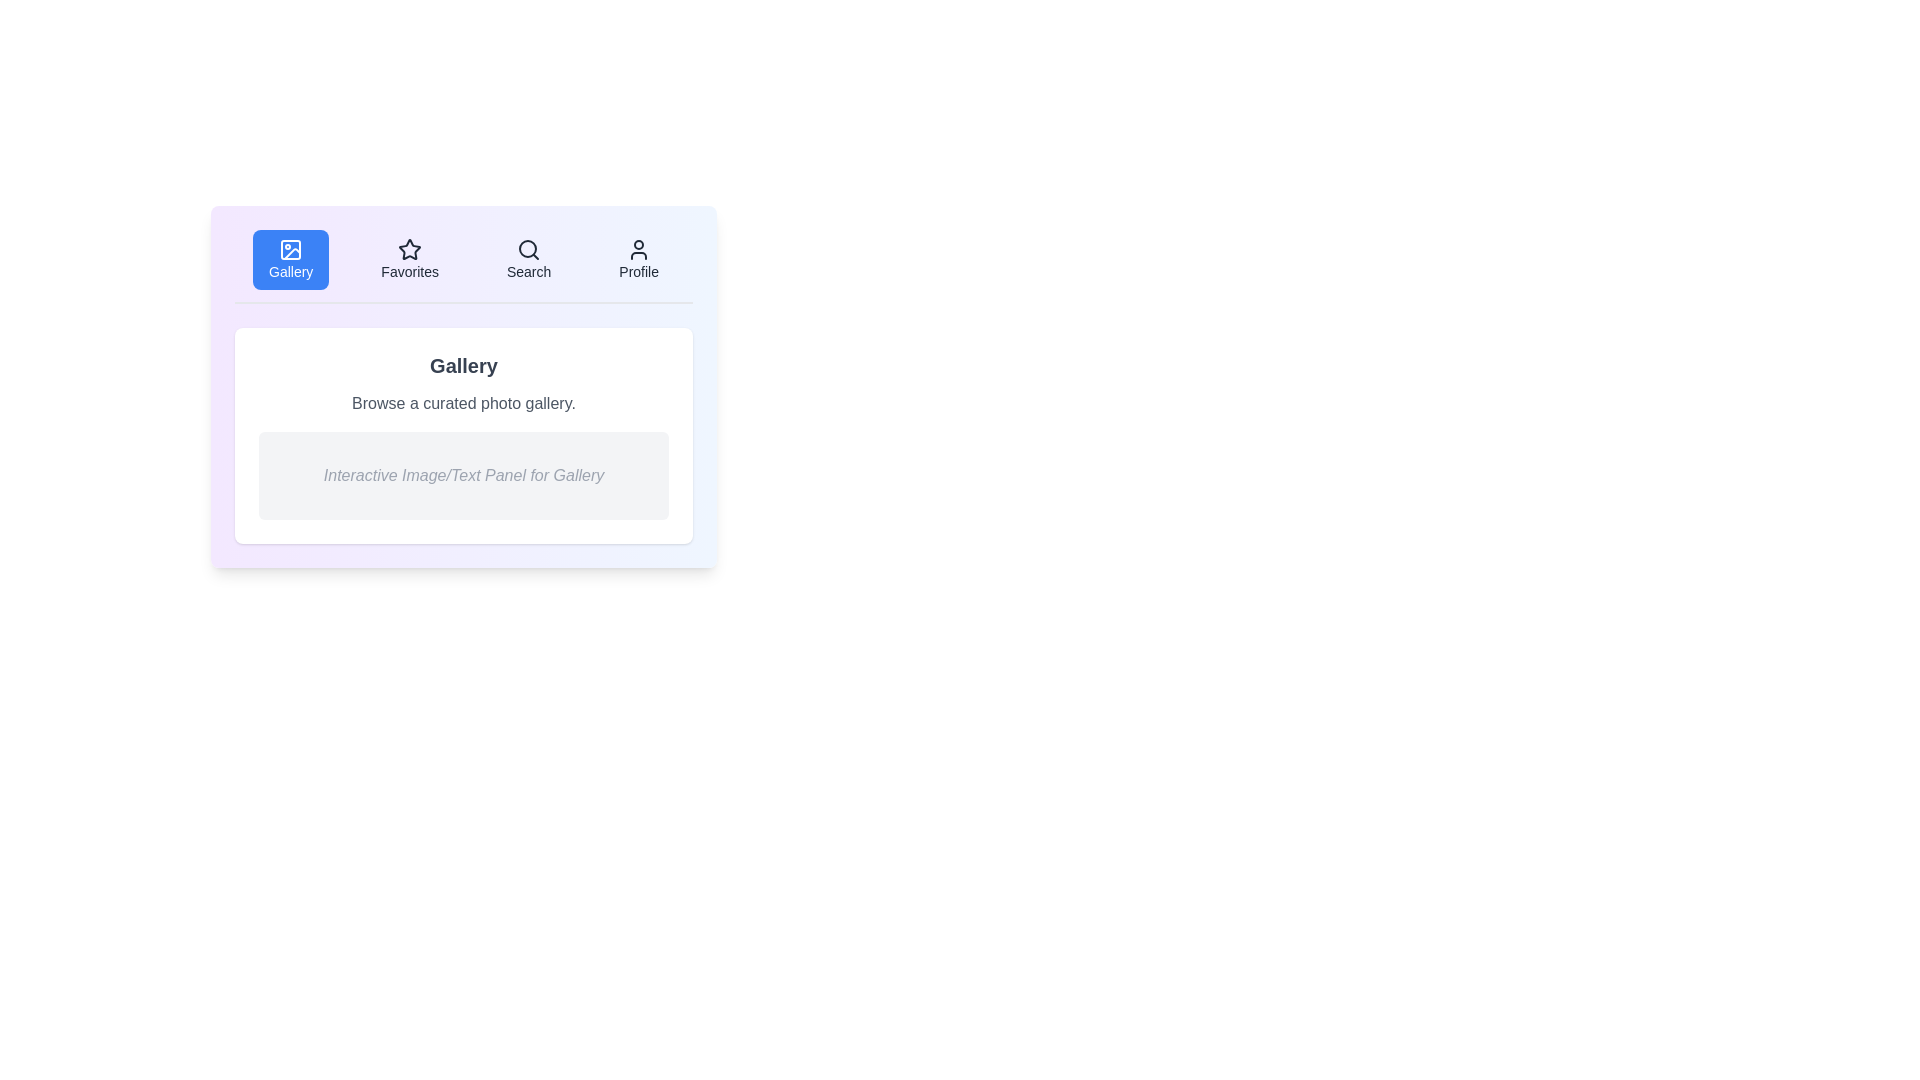 Image resolution: width=1920 pixels, height=1080 pixels. Describe the element at coordinates (637, 258) in the screenshot. I see `the Profile tab` at that location.